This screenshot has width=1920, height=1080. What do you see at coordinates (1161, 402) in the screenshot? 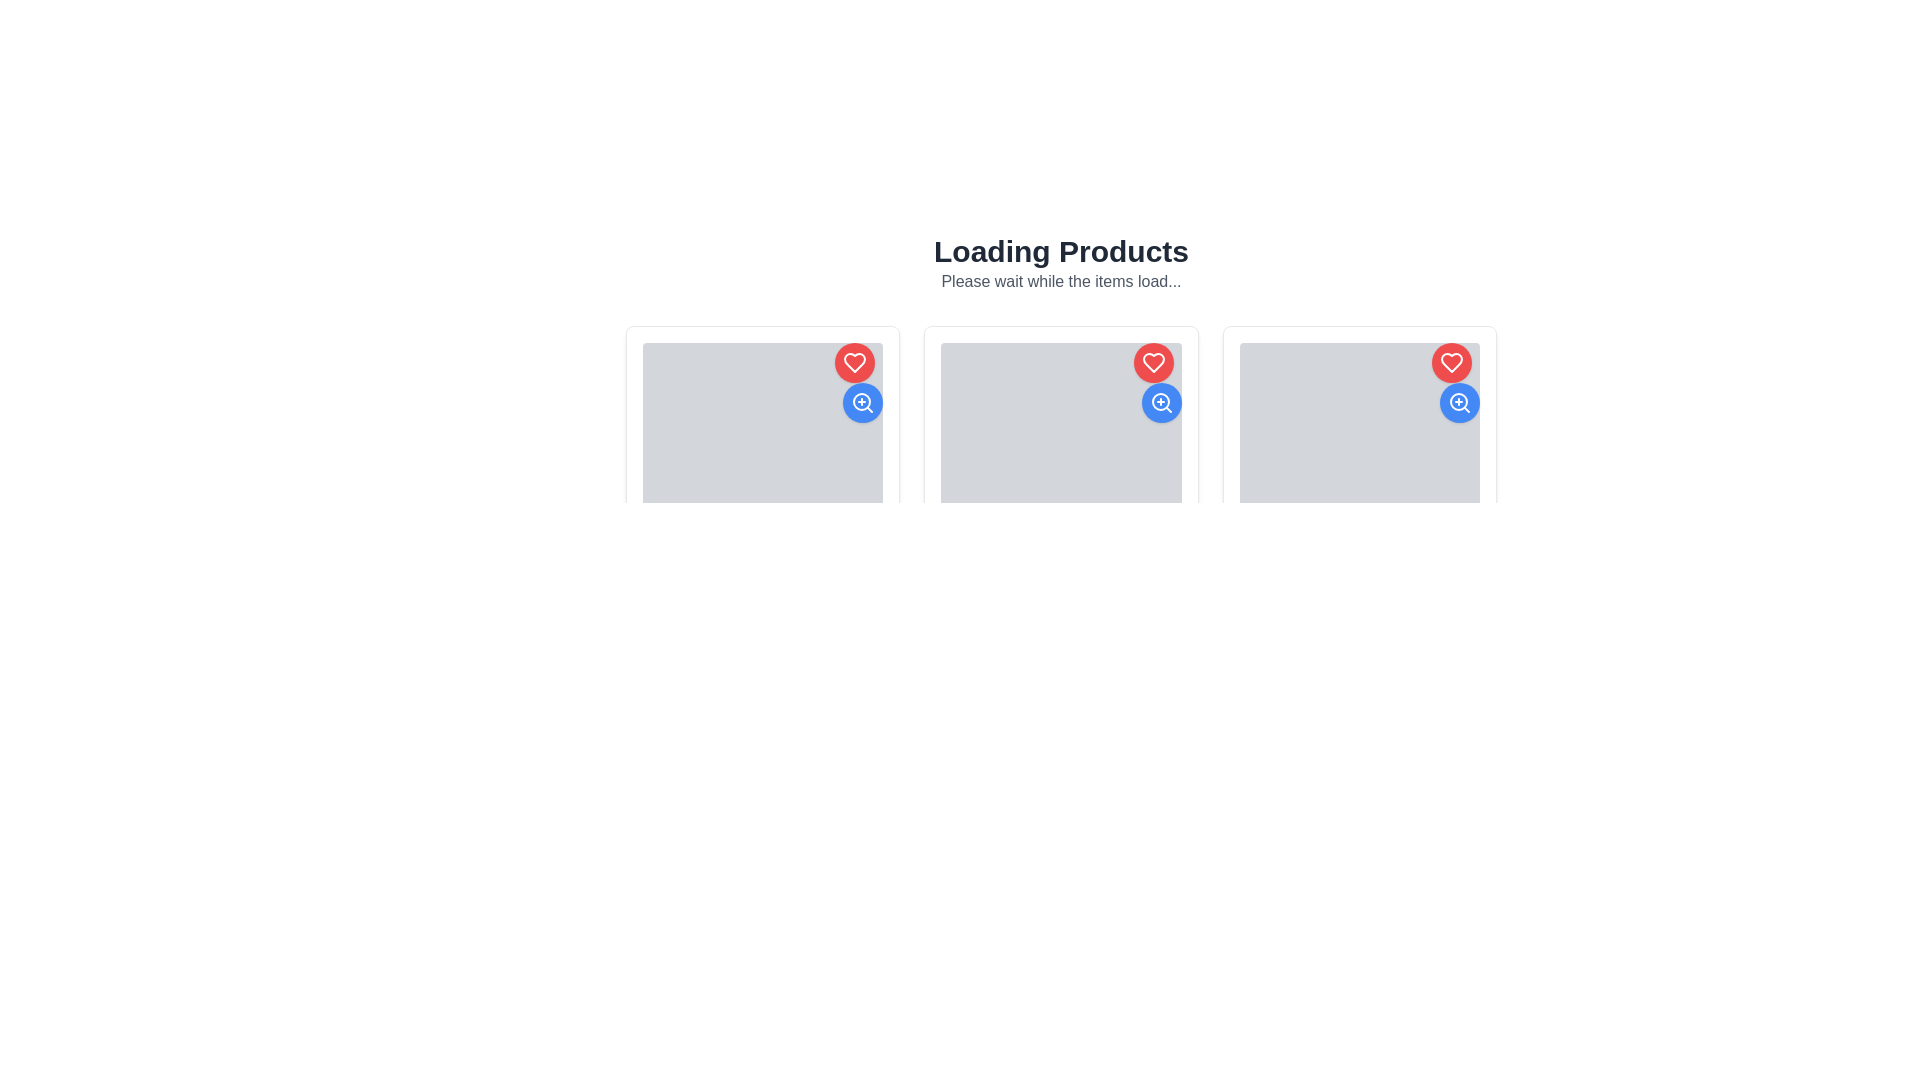
I see `the zoom button located at the bottom-right corner of the second card, below the red heart-shaped button` at bounding box center [1161, 402].